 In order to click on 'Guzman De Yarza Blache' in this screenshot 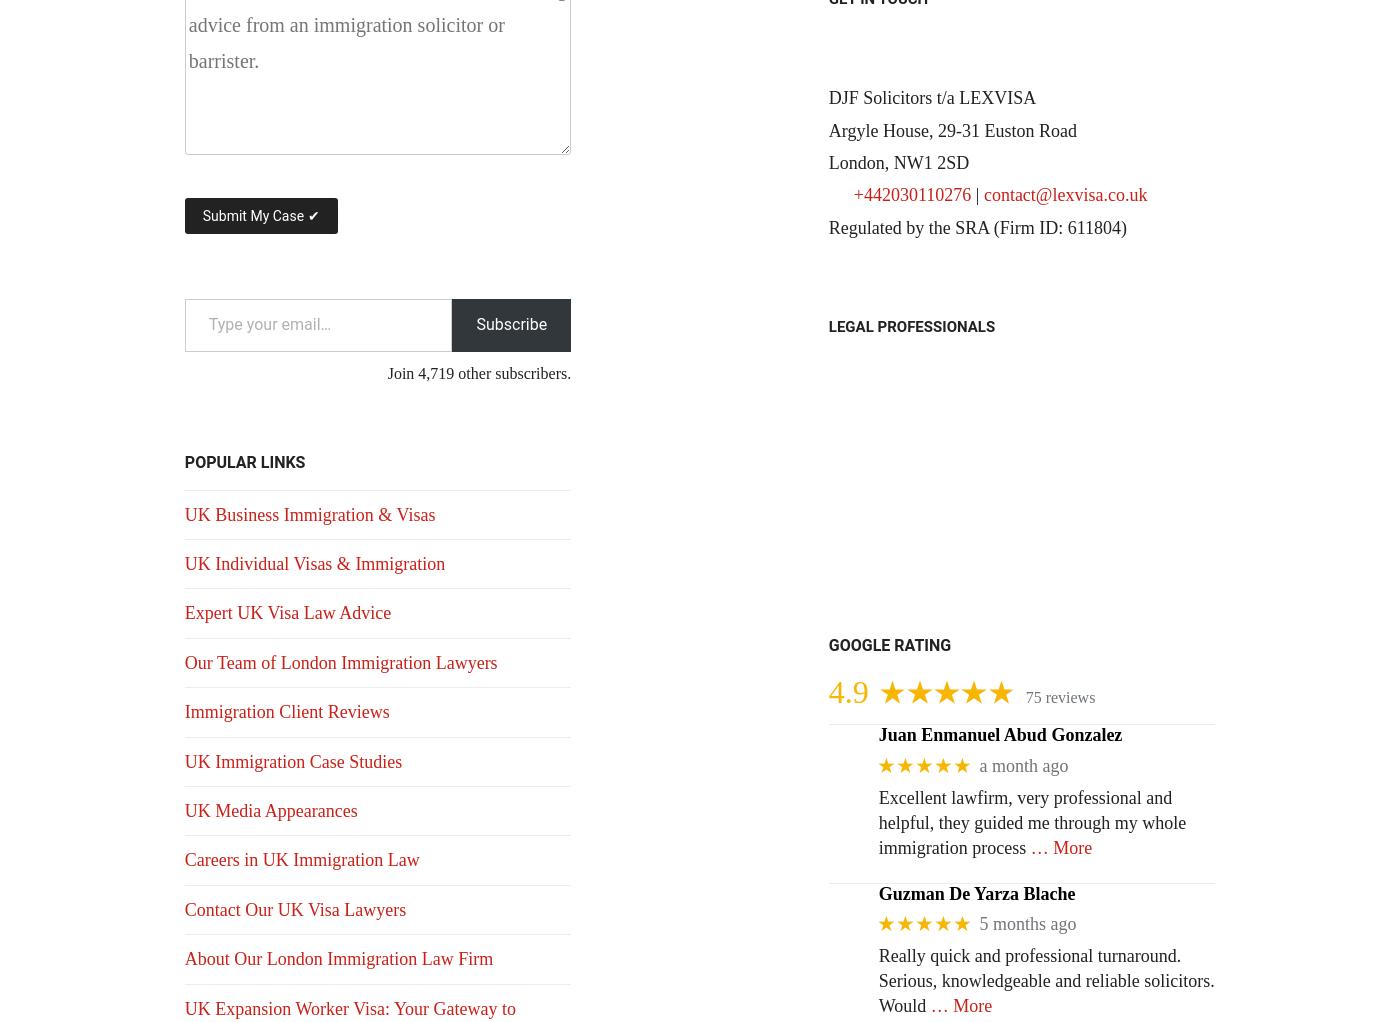, I will do `click(877, 892)`.